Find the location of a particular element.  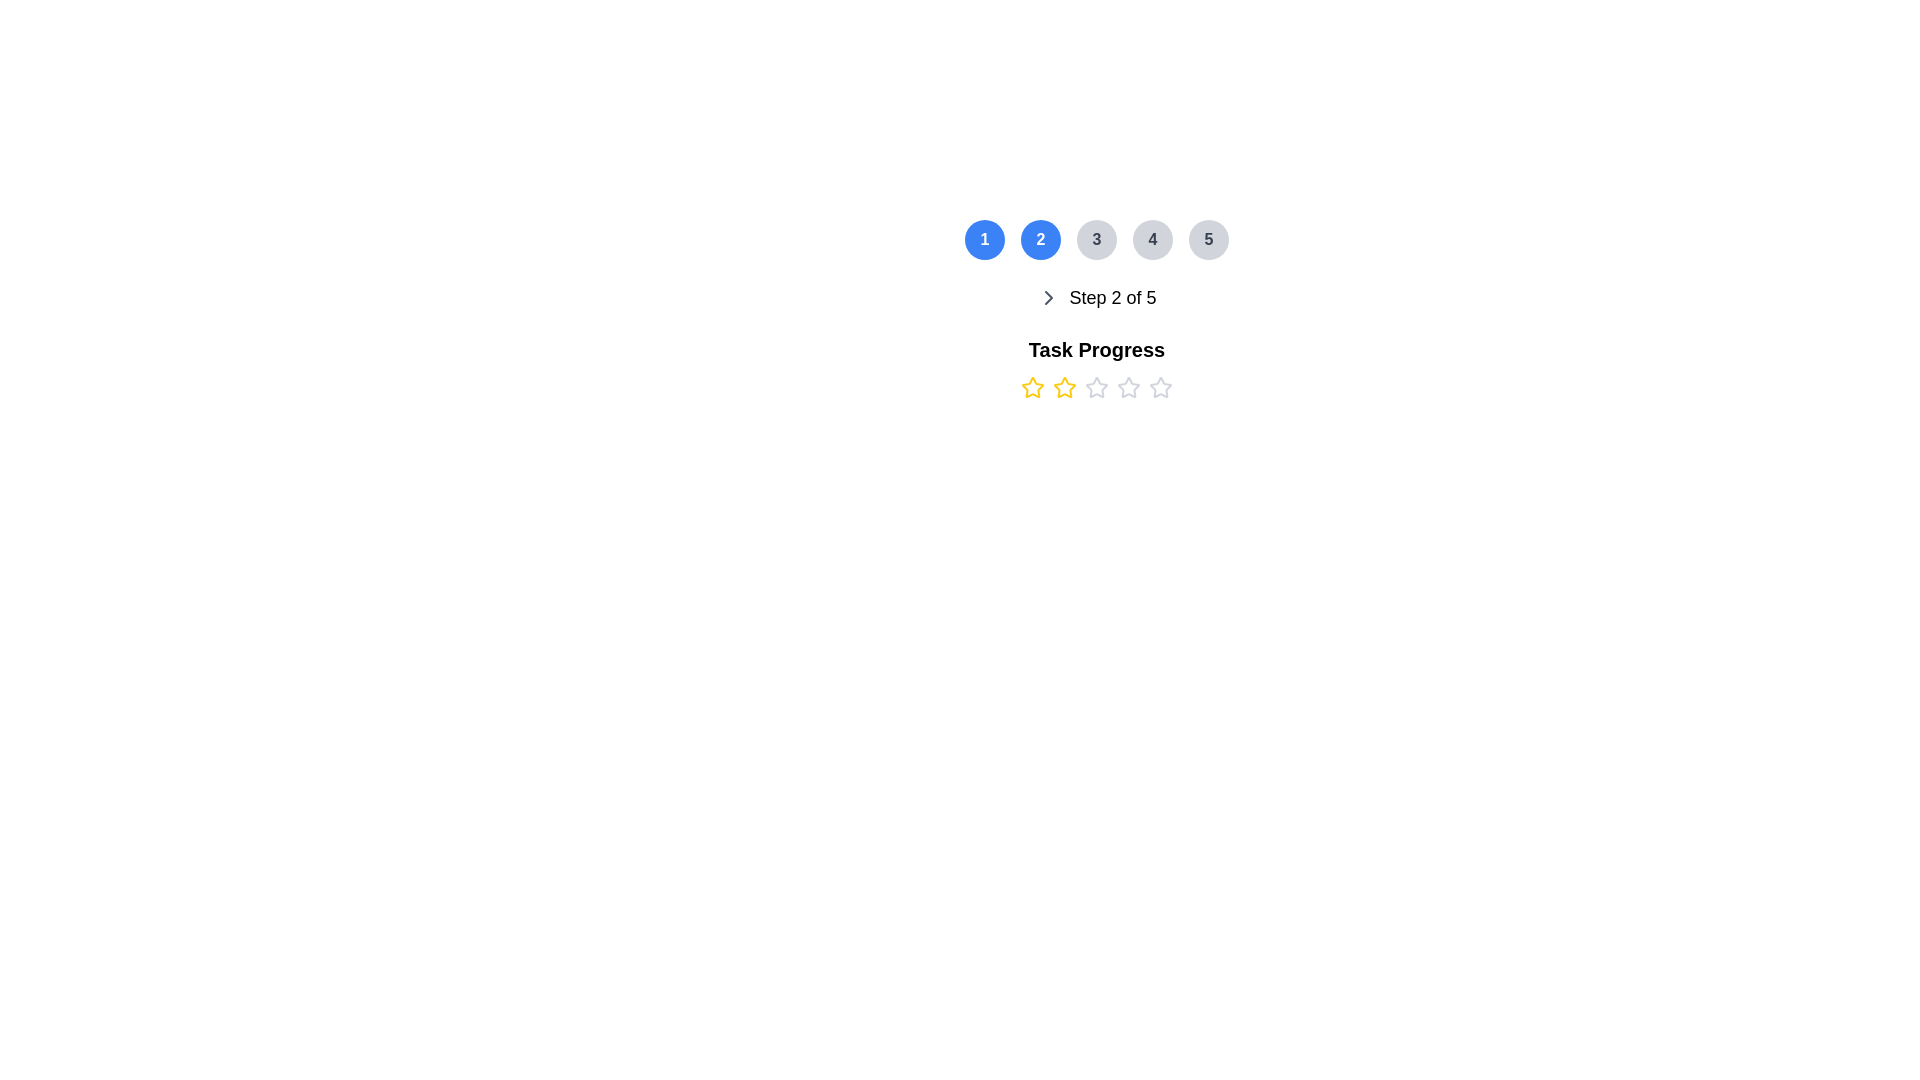

the label indicating the user is on the second step of a five-step process, which is located below the step indicators and above the 'Task Progress' heading is located at coordinates (1095, 297).